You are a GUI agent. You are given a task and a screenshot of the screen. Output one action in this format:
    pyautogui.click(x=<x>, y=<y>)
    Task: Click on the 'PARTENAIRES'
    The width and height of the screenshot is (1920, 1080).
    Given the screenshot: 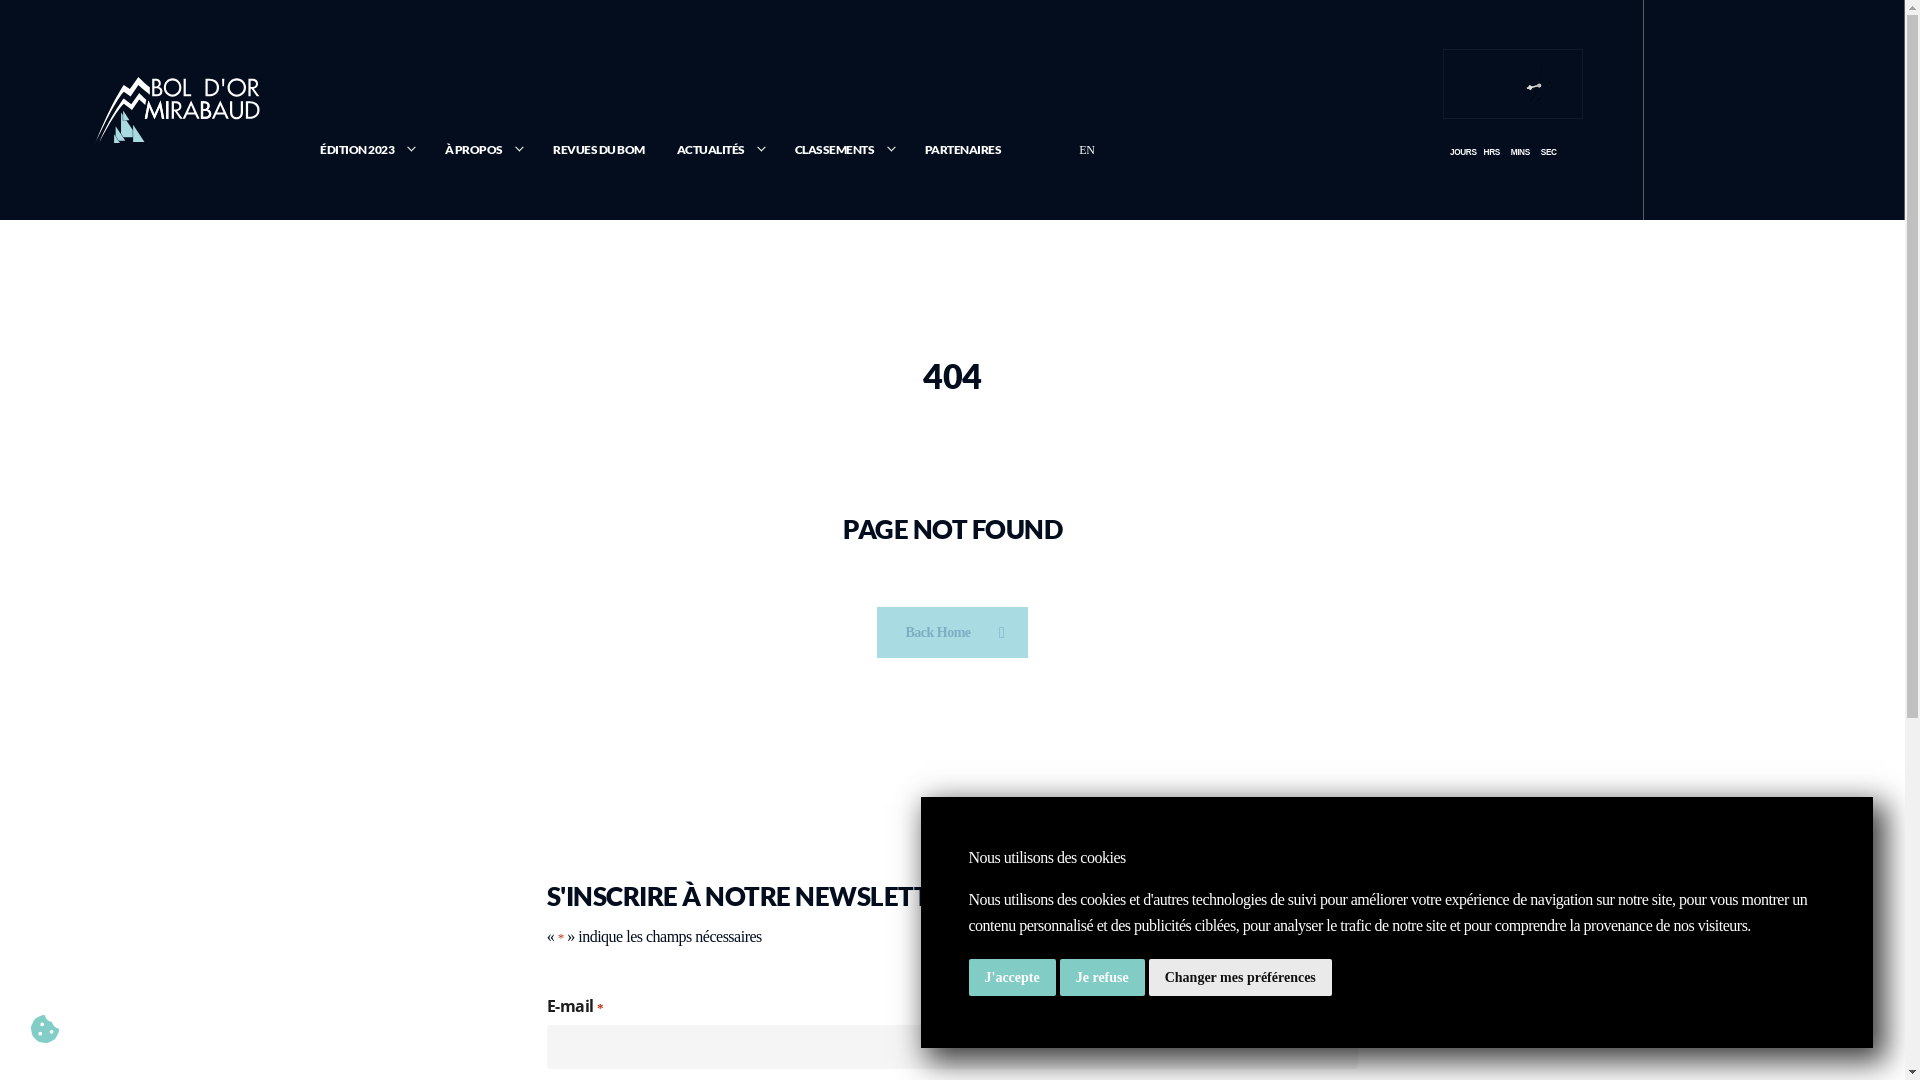 What is the action you would take?
    pyautogui.click(x=963, y=149)
    